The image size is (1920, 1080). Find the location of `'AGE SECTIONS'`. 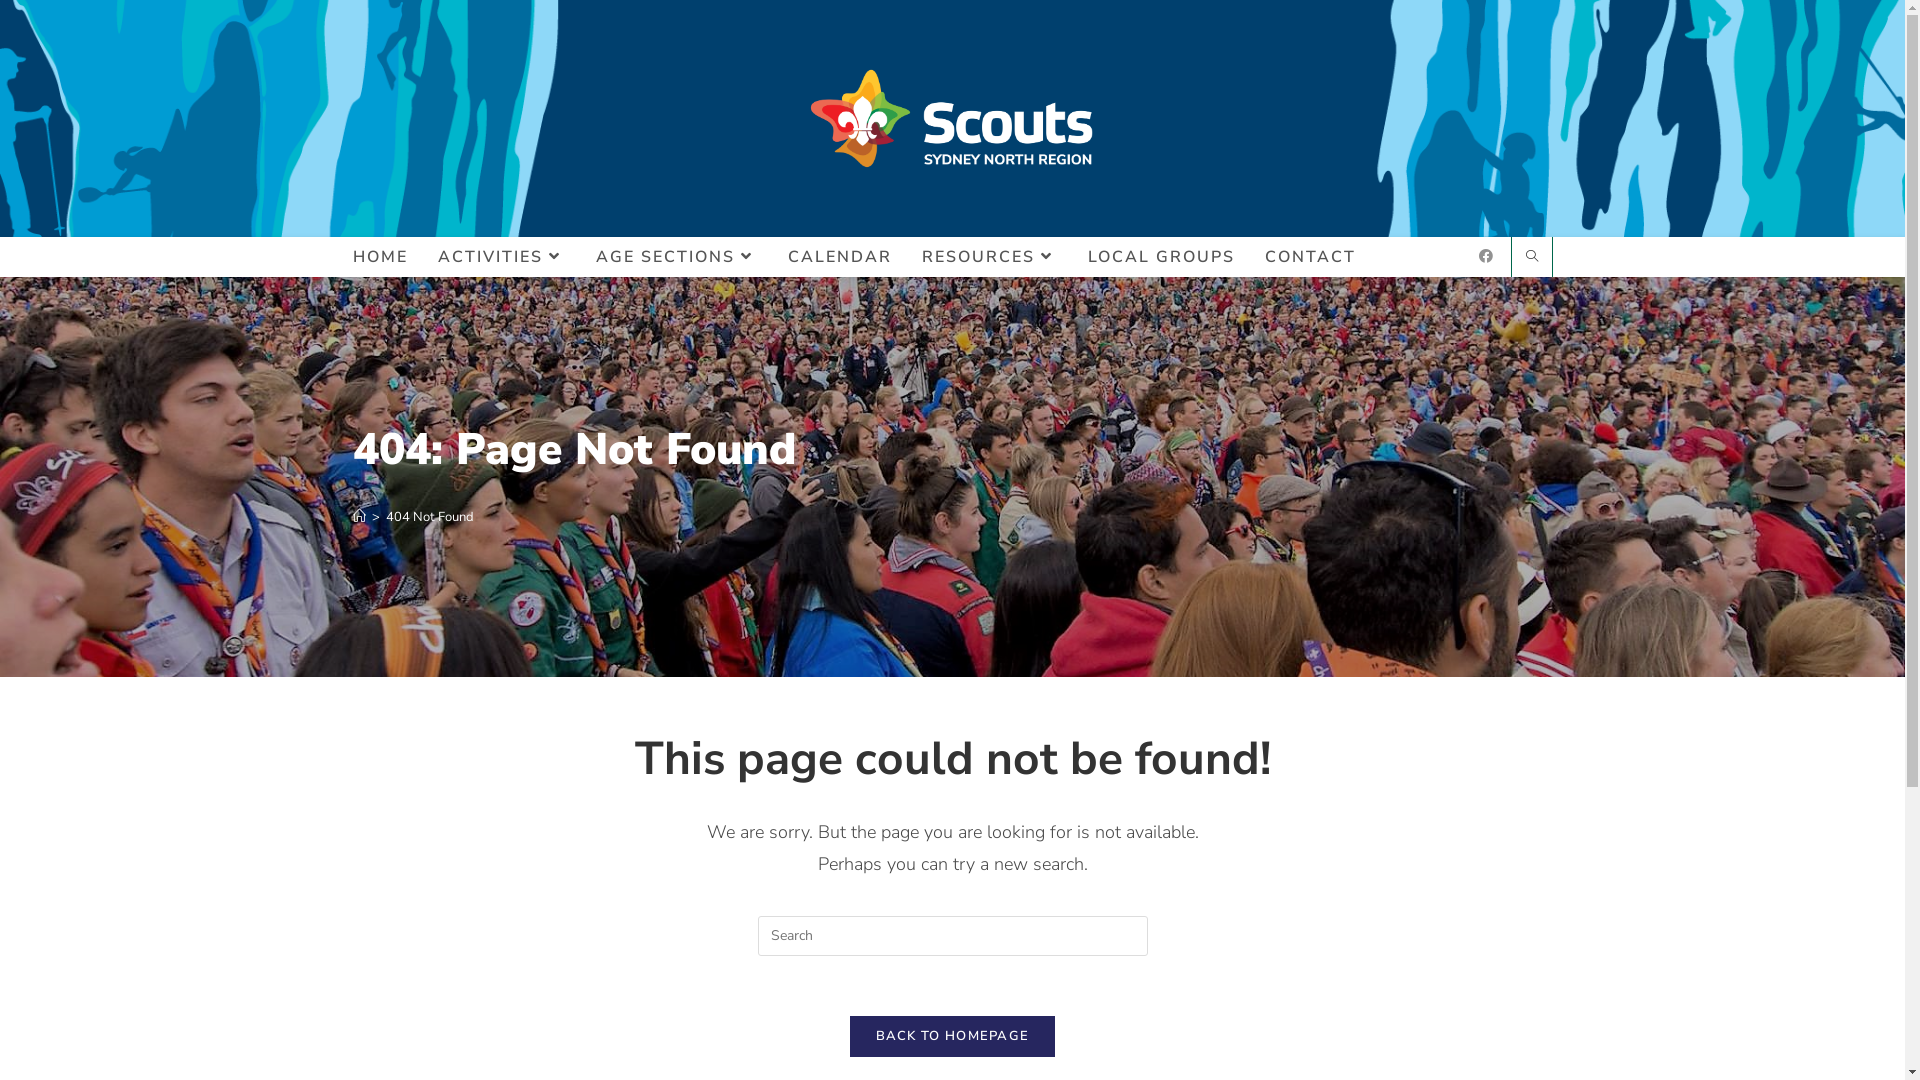

'AGE SECTIONS' is located at coordinates (579, 256).